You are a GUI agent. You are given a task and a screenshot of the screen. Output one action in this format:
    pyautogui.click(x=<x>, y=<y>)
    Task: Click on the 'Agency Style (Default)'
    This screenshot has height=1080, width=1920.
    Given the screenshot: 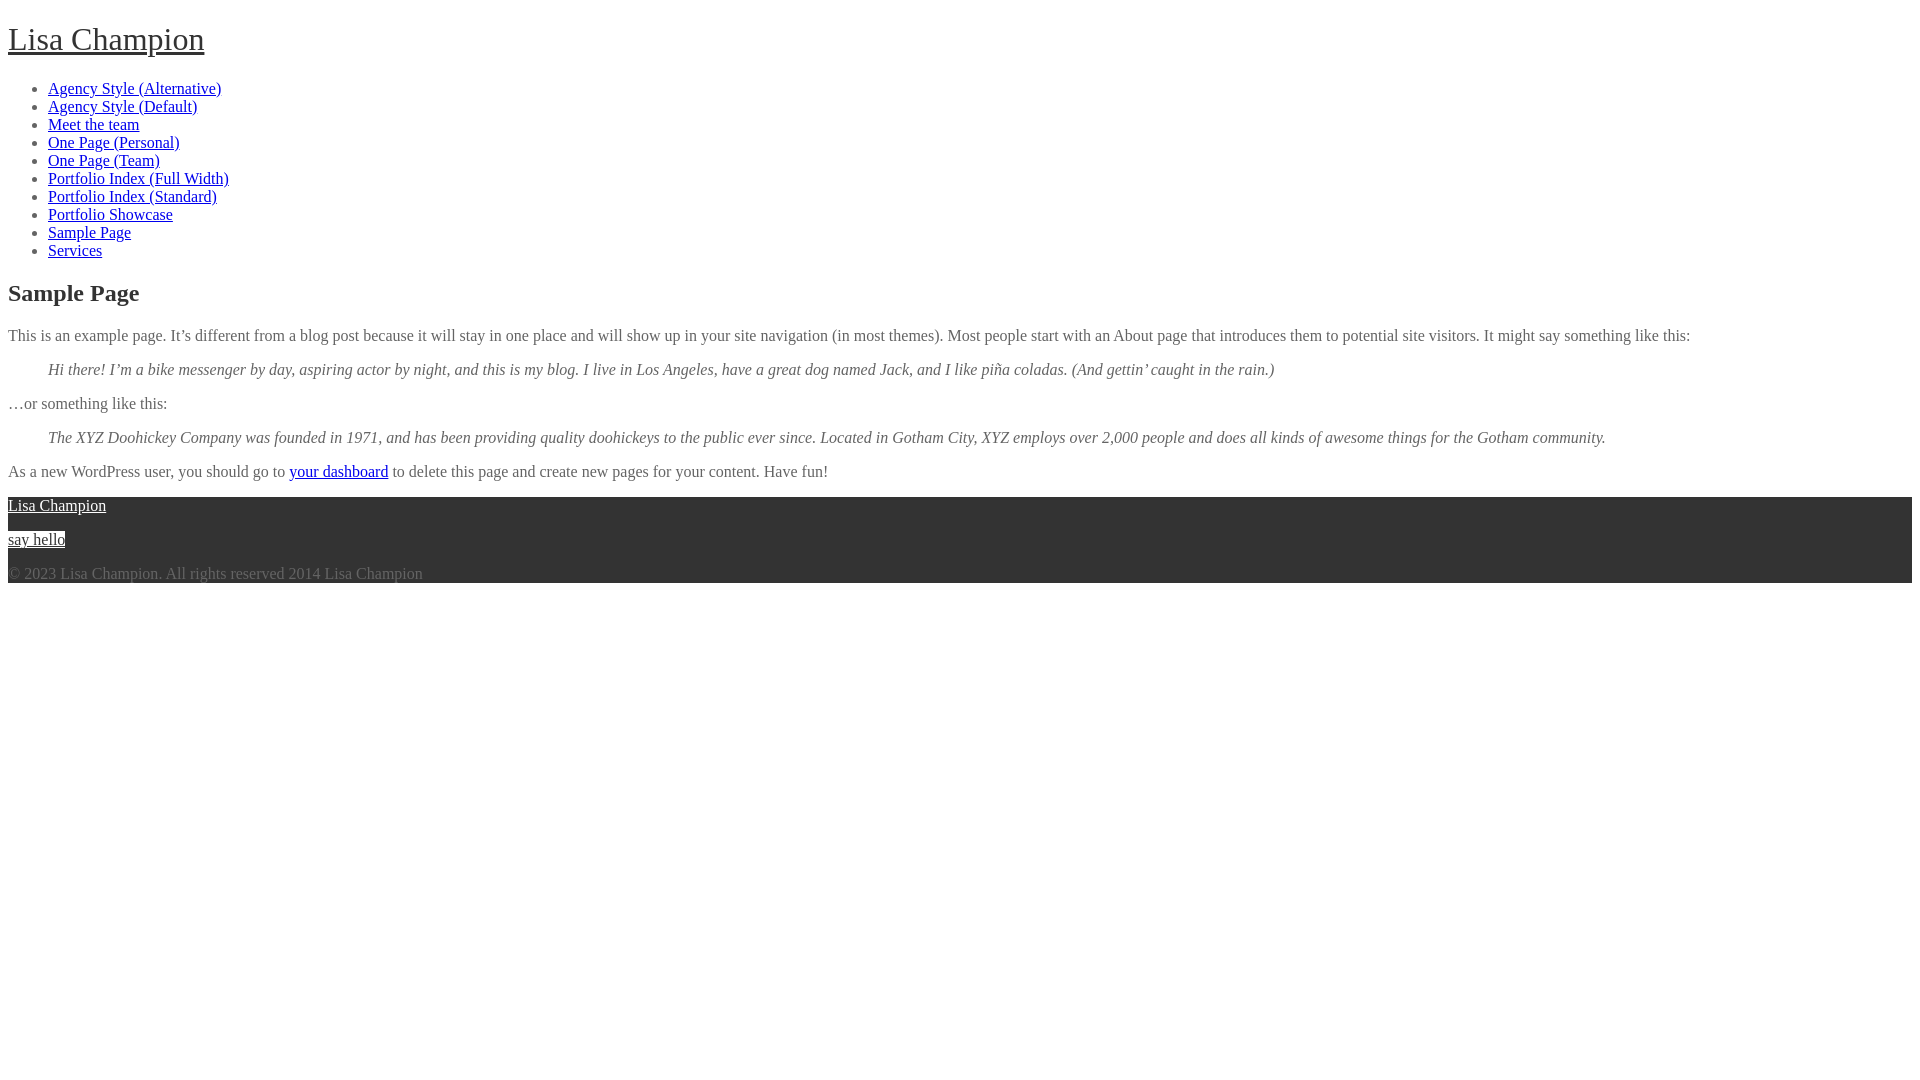 What is the action you would take?
    pyautogui.click(x=121, y=106)
    